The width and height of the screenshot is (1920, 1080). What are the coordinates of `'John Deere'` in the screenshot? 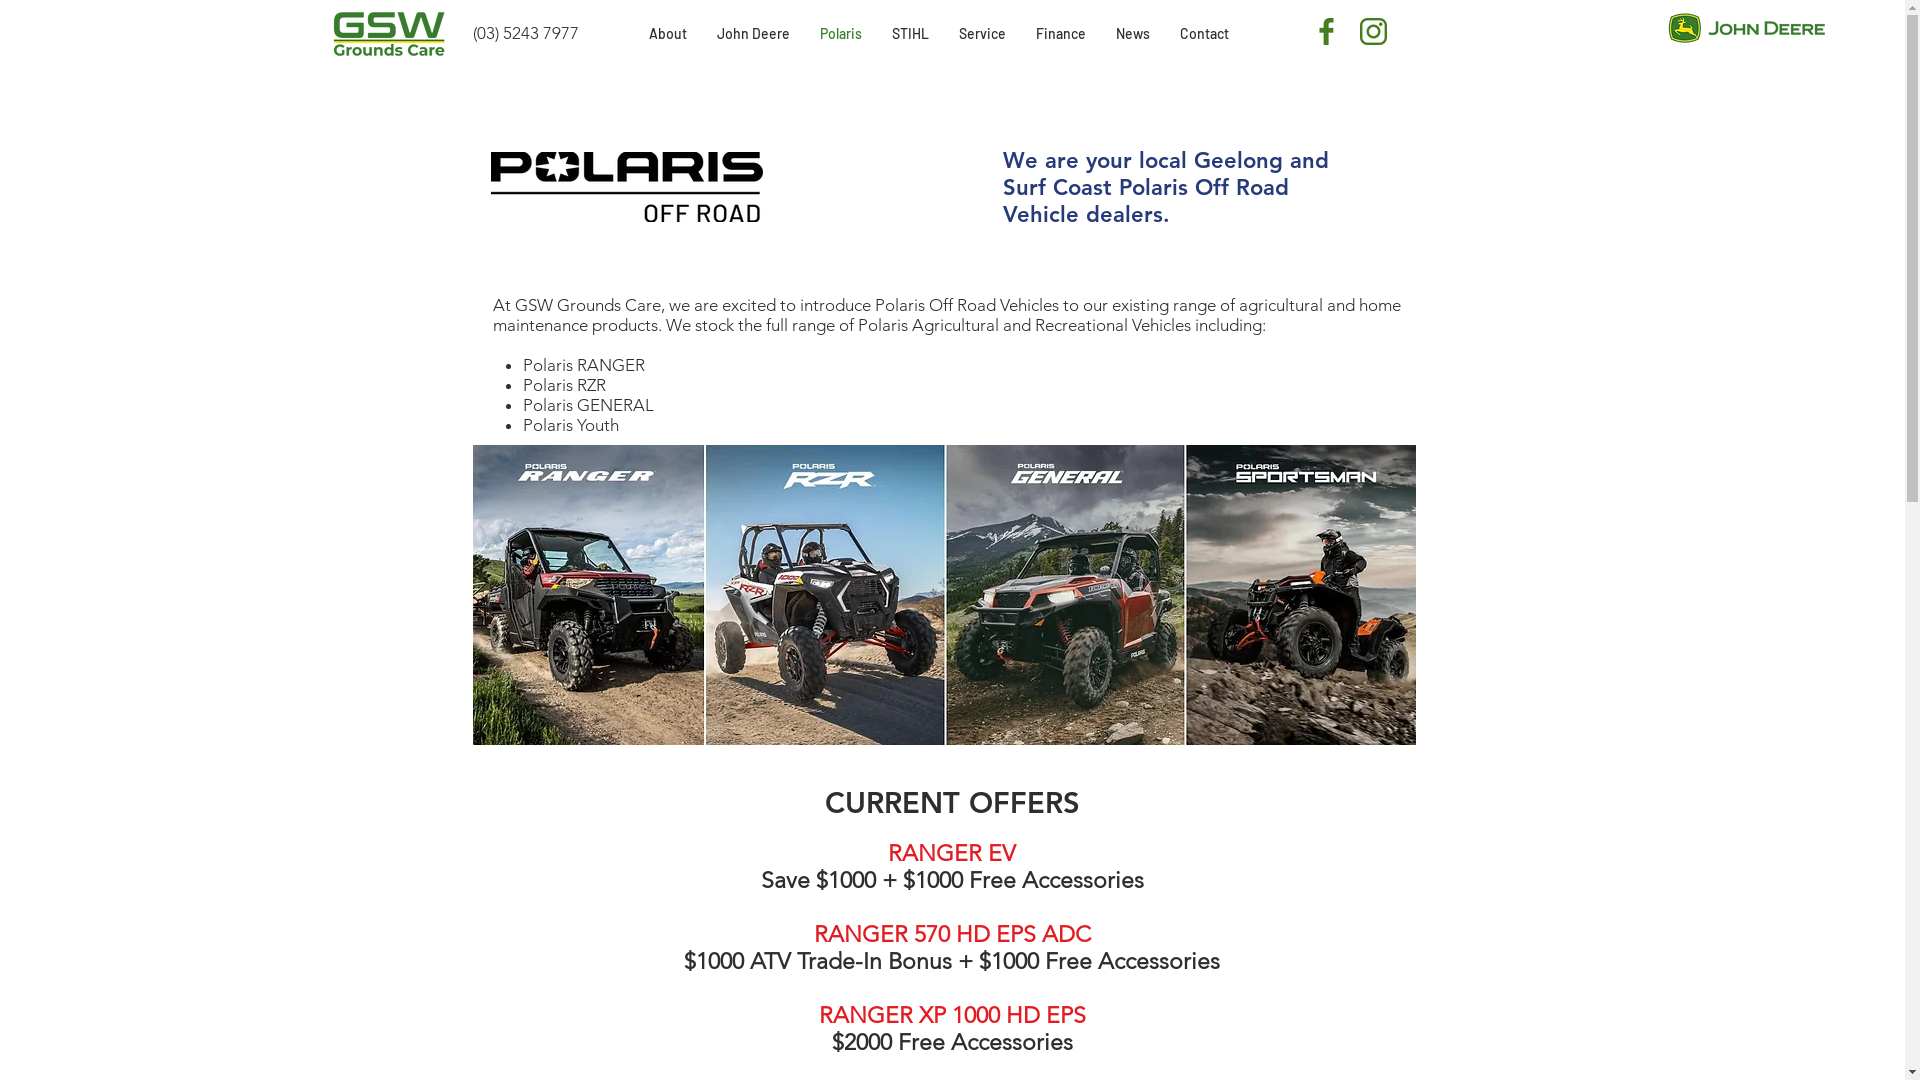 It's located at (752, 33).